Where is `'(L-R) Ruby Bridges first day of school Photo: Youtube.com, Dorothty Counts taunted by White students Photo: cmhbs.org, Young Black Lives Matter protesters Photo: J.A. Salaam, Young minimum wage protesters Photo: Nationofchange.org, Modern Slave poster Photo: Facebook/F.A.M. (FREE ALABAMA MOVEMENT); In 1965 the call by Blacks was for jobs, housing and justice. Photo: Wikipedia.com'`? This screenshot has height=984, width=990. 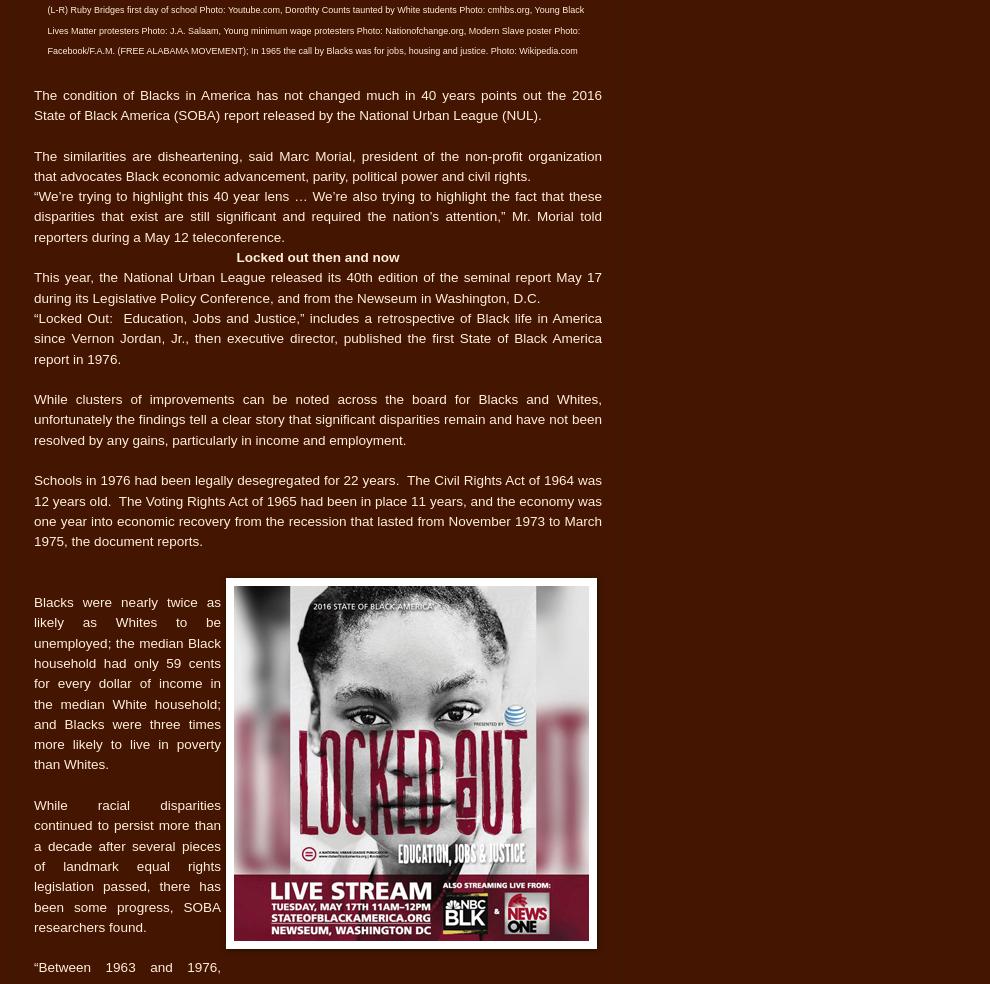 '(L-R) Ruby Bridges first day of school Photo: Youtube.com, Dorothty Counts taunted by White students Photo: cmhbs.org, Young Black Lives Matter protesters Photo: J.A. Salaam, Young minimum wage protesters Photo: Nationofchange.org, Modern Slave poster Photo: Facebook/F.A.M. (FREE ALABAMA MOVEMENT); In 1965 the call by Blacks was for jobs, housing and justice. Photo: Wikipedia.com' is located at coordinates (314, 29).